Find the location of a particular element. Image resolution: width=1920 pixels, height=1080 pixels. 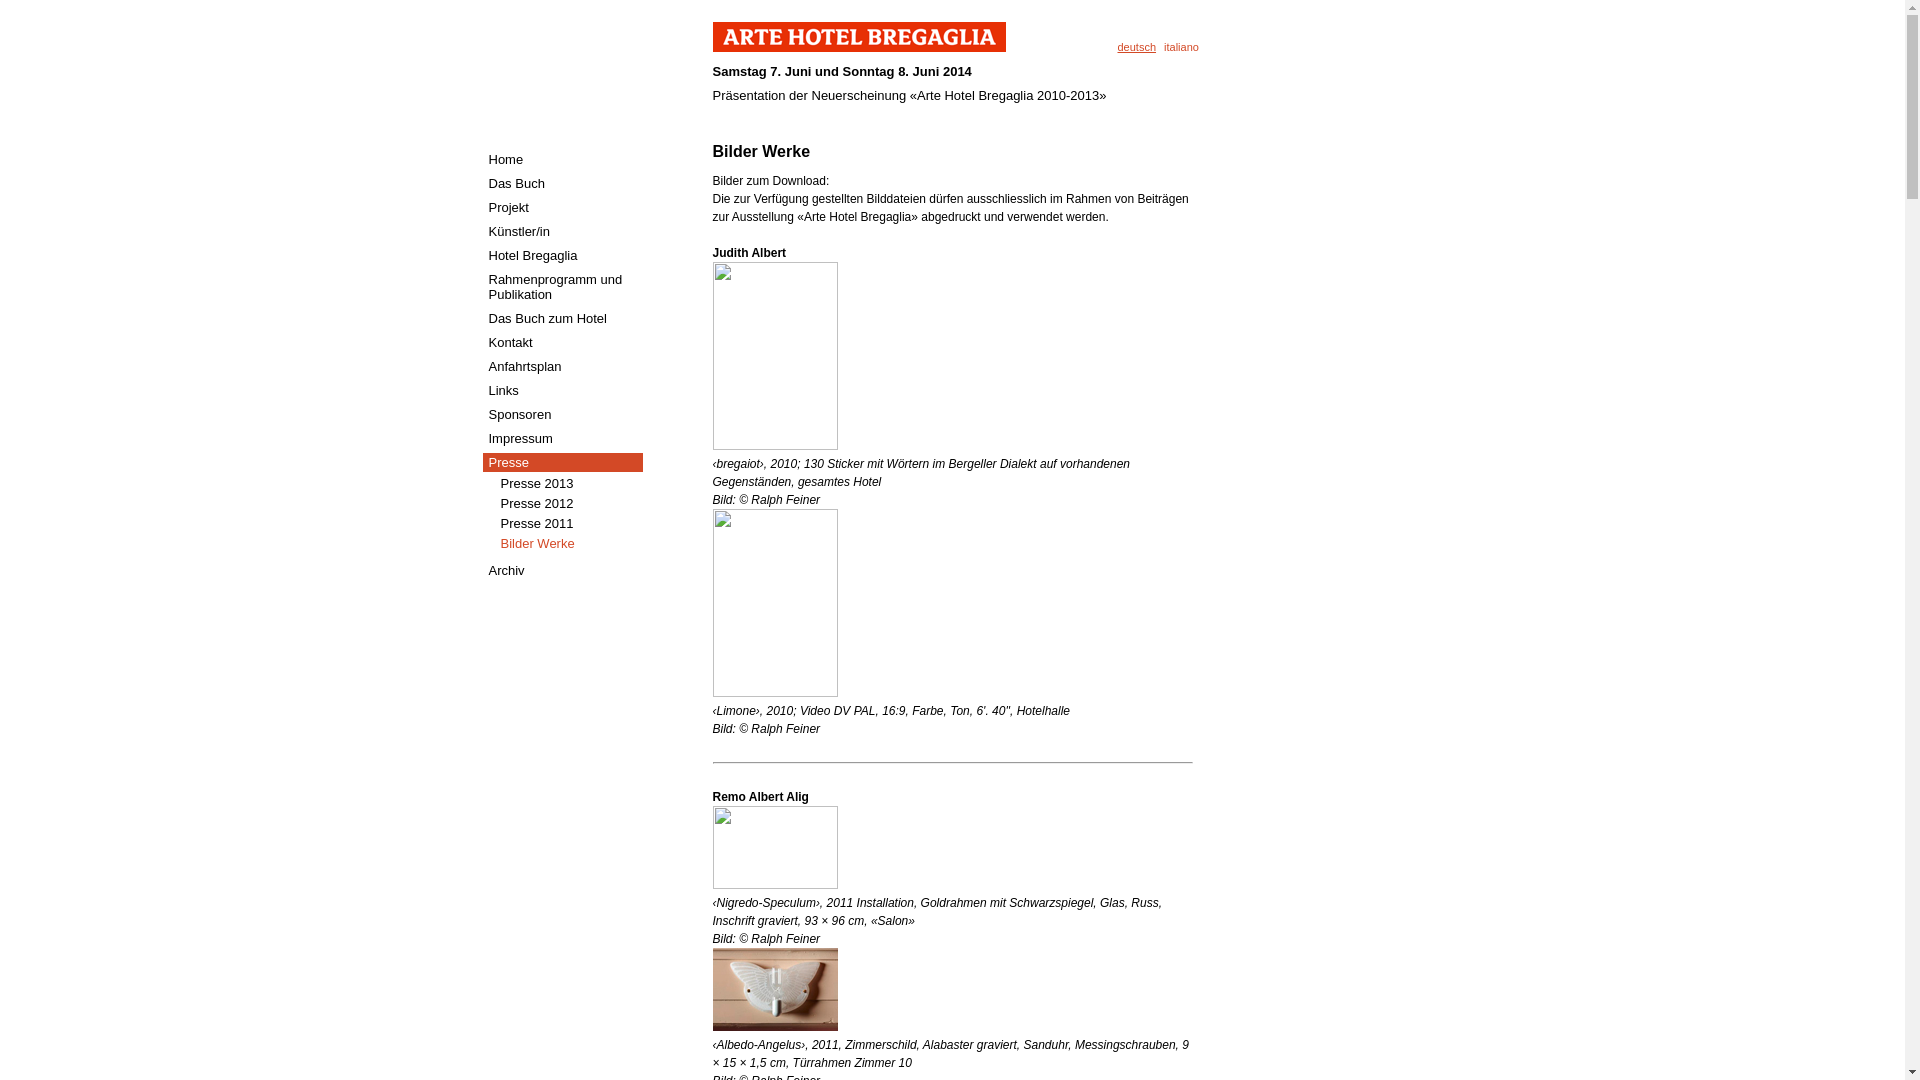

'Rahmenprogramm und Publikation' is located at coordinates (560, 286).